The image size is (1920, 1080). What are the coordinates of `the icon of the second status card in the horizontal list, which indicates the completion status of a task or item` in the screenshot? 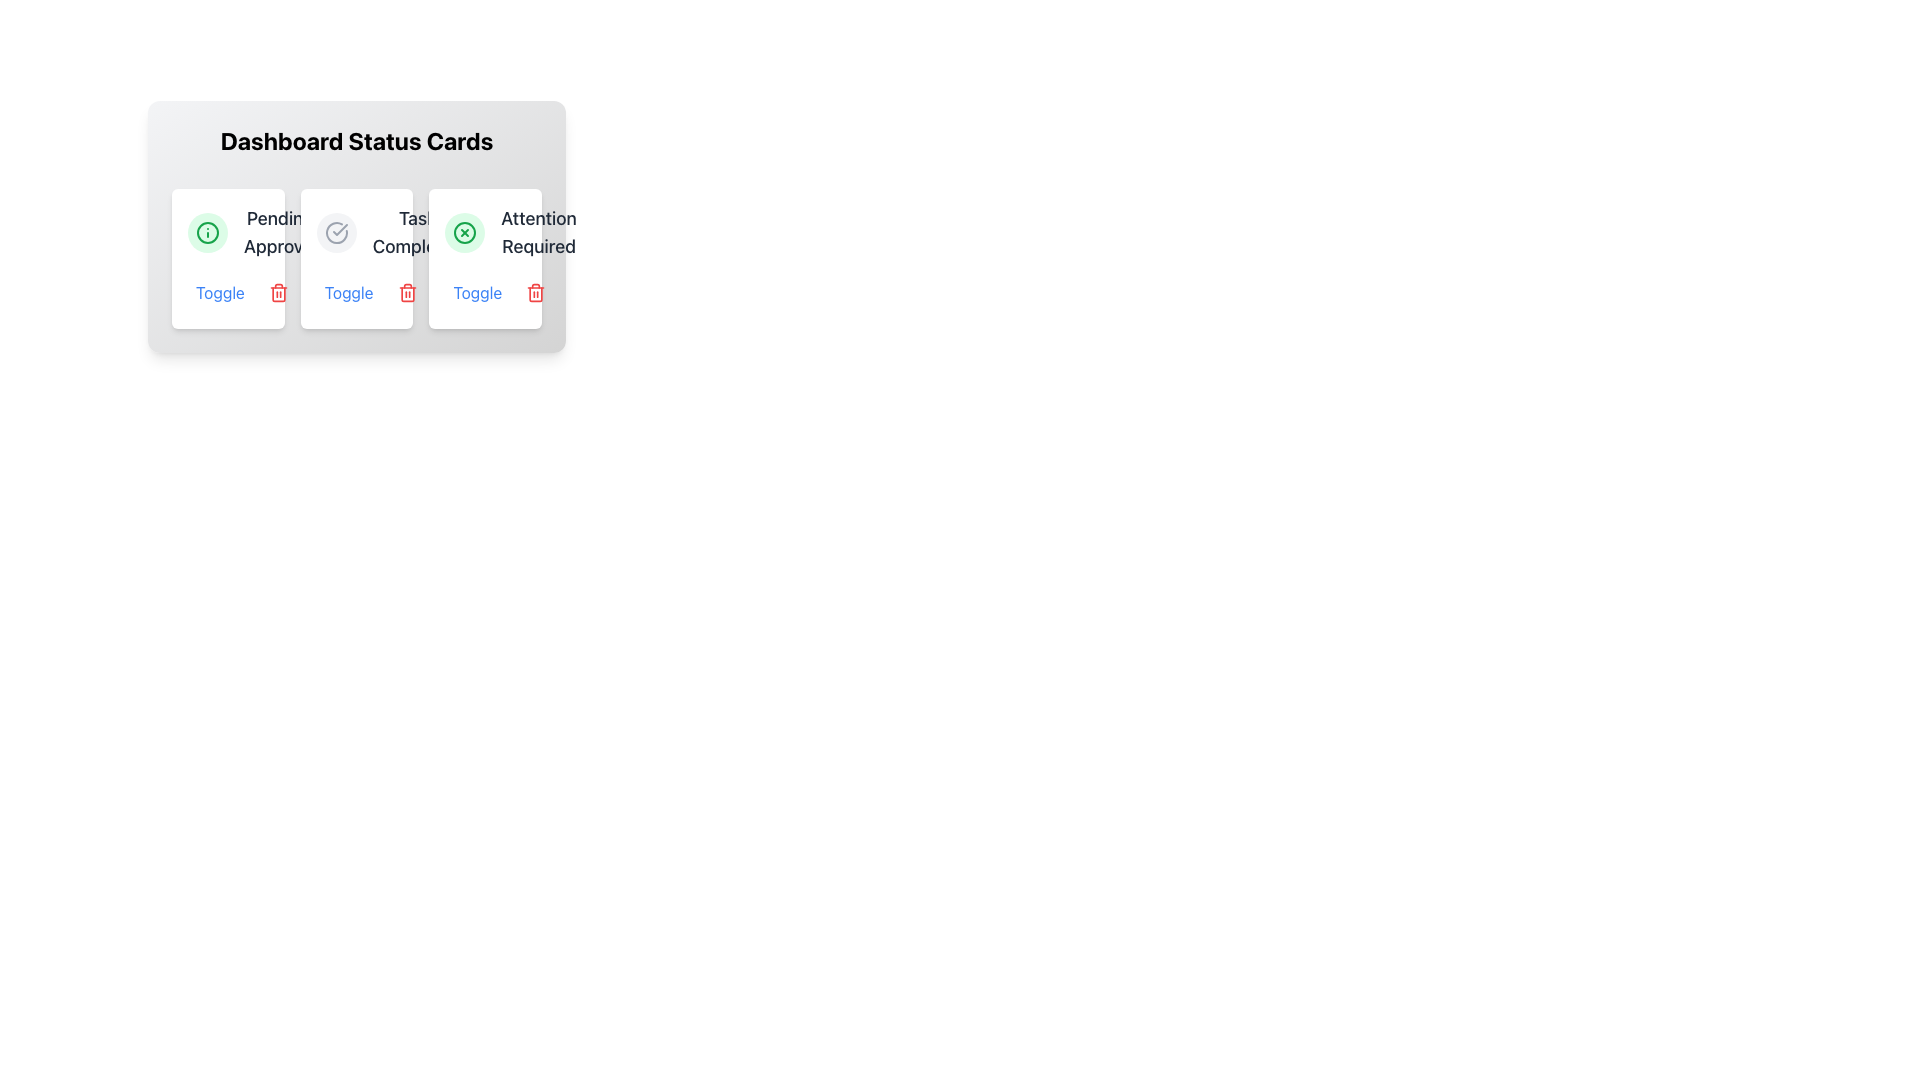 It's located at (356, 231).